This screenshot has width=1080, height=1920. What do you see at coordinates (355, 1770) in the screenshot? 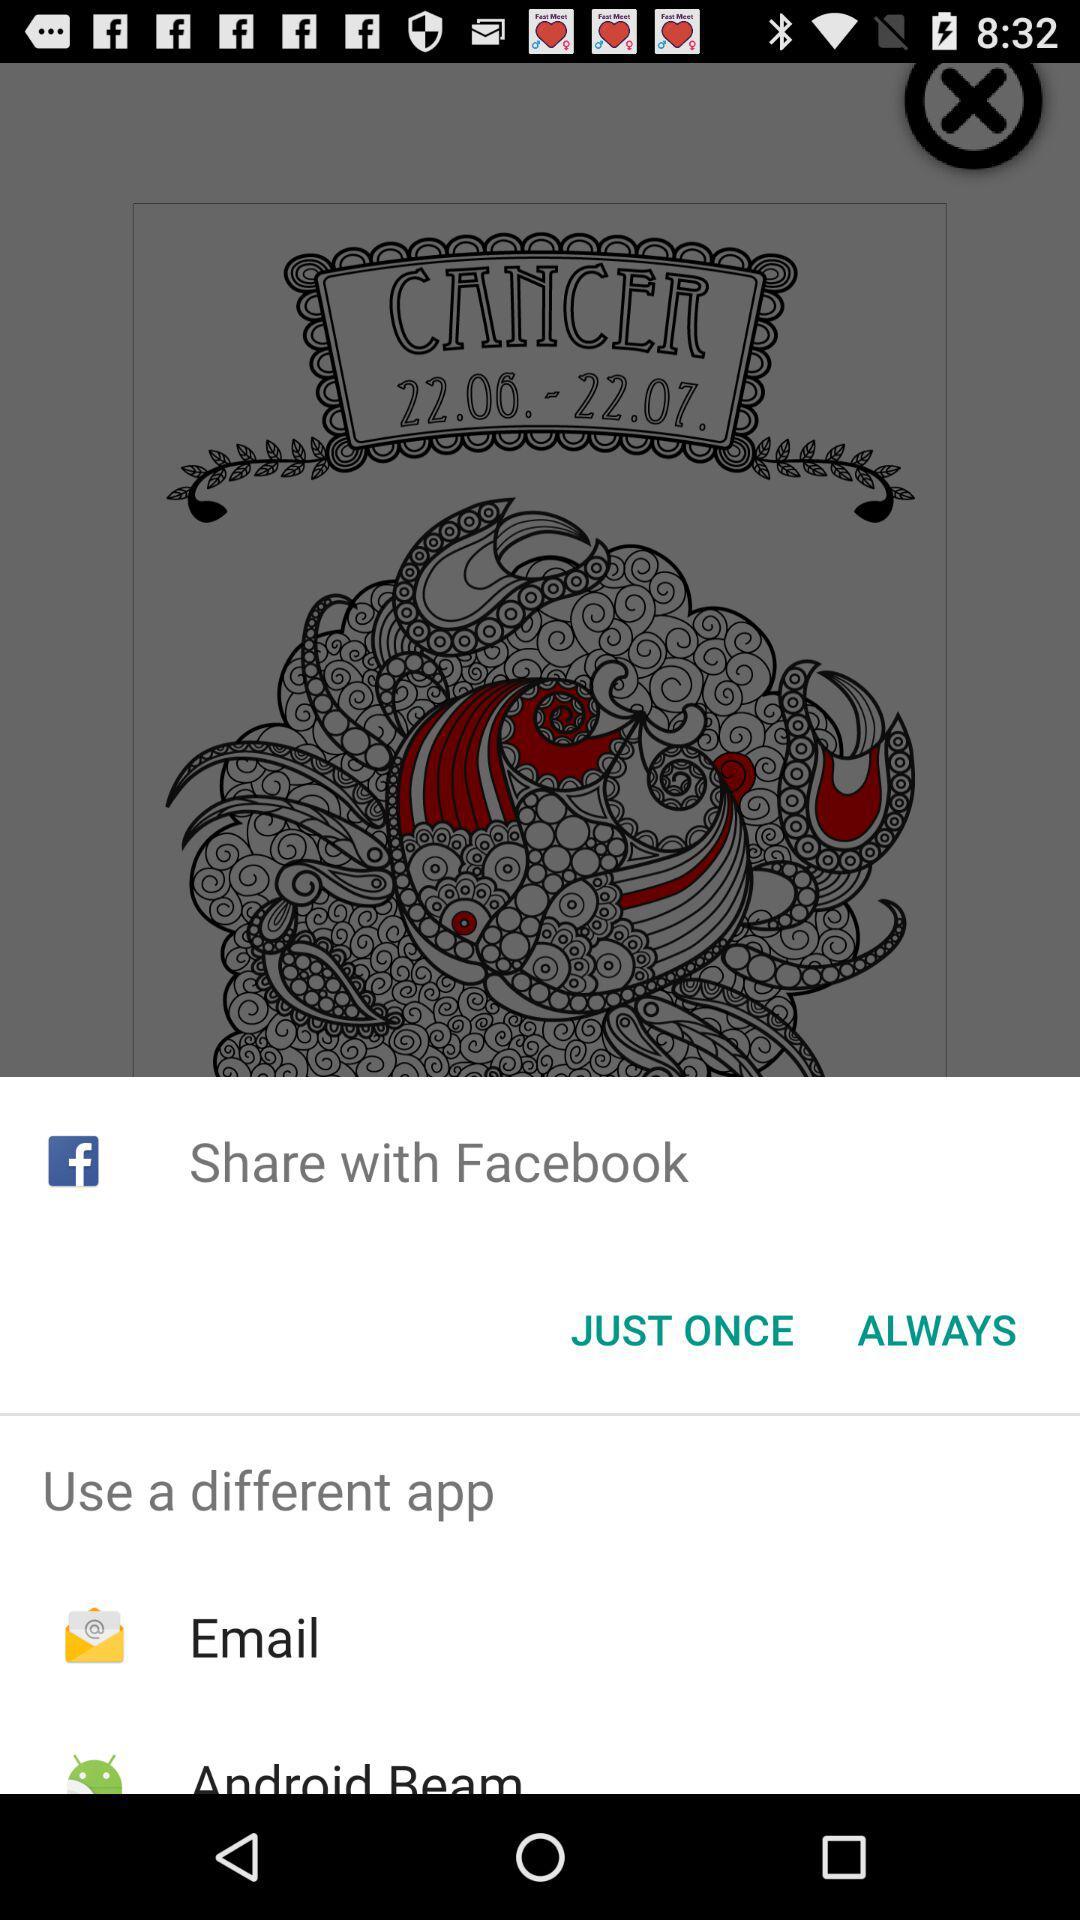
I see `icon below email item` at bounding box center [355, 1770].